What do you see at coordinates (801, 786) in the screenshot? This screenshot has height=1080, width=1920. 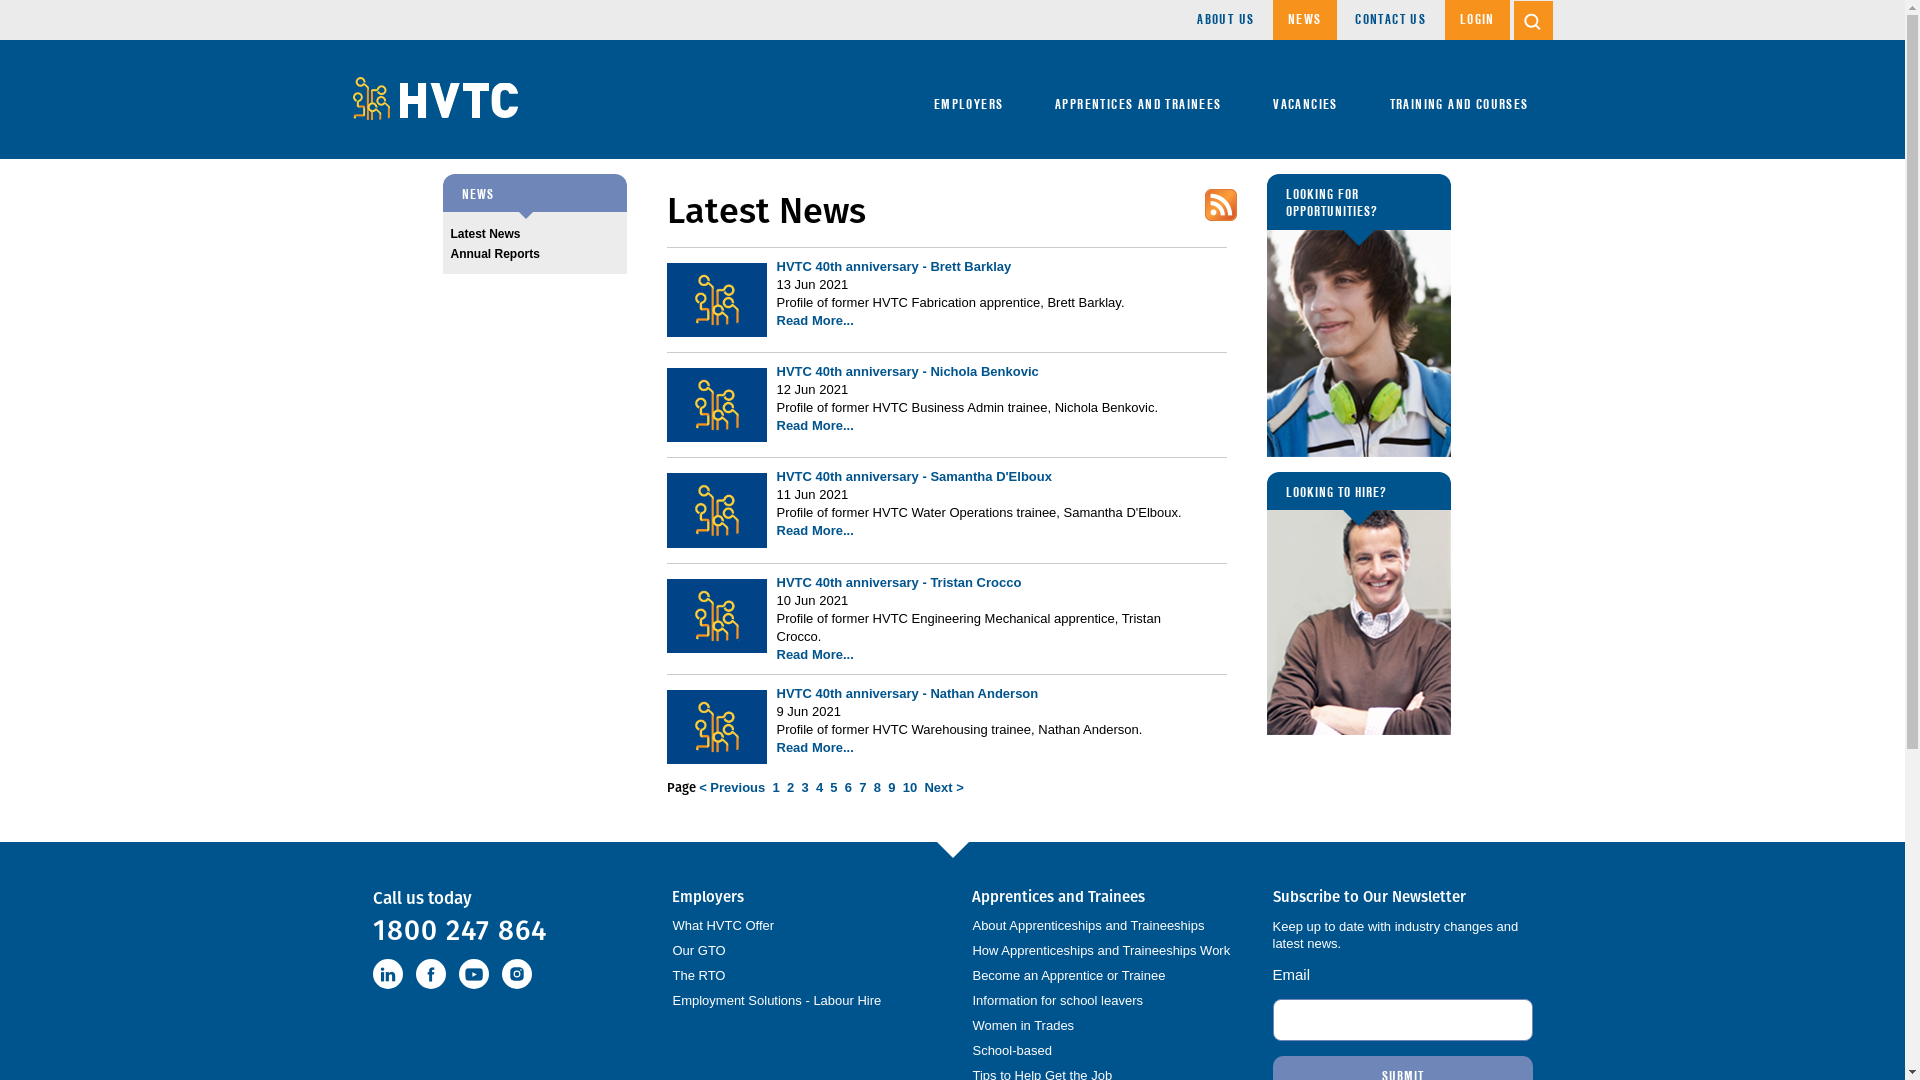 I see `'3'` at bounding box center [801, 786].